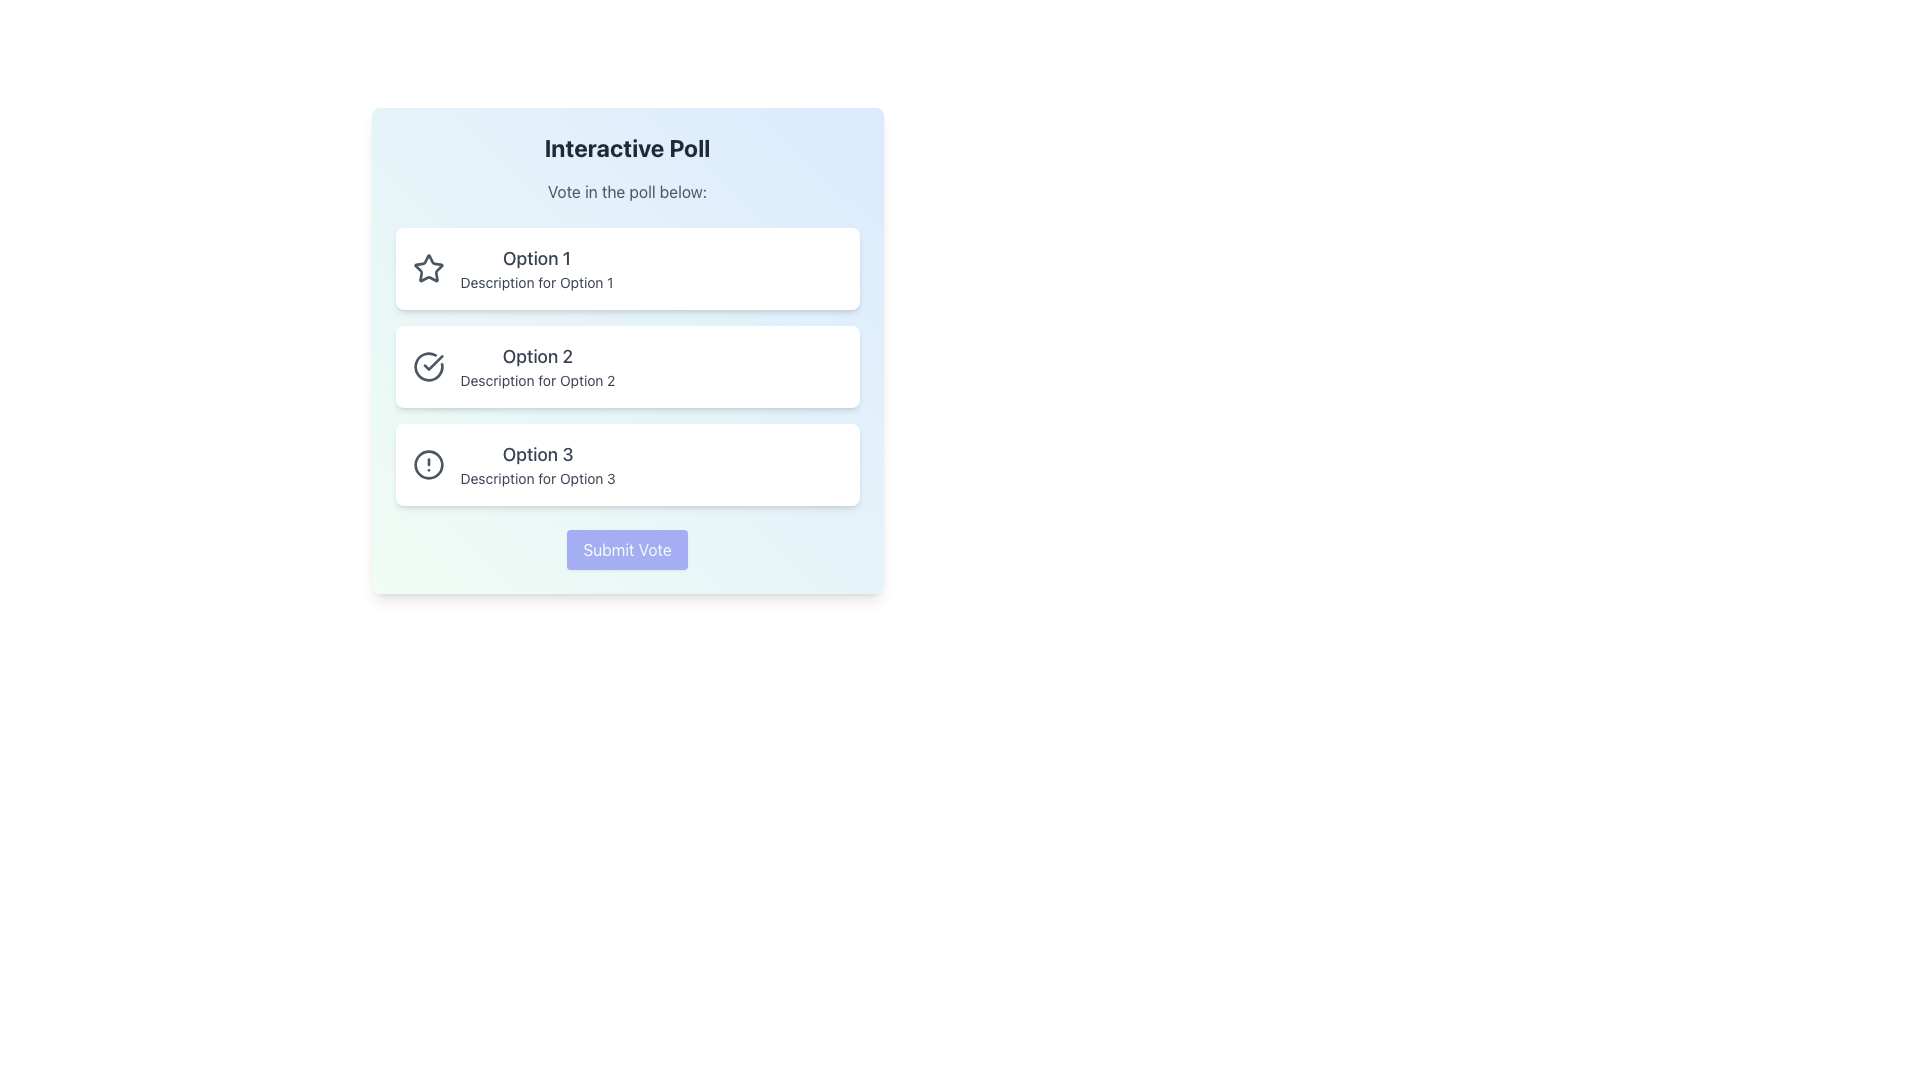  Describe the element at coordinates (427, 268) in the screenshot. I see `the star icon outlined in gray, which is the first element on the left within the rectangular area containing the text 'Option 1 Description for Option 1'` at that location.